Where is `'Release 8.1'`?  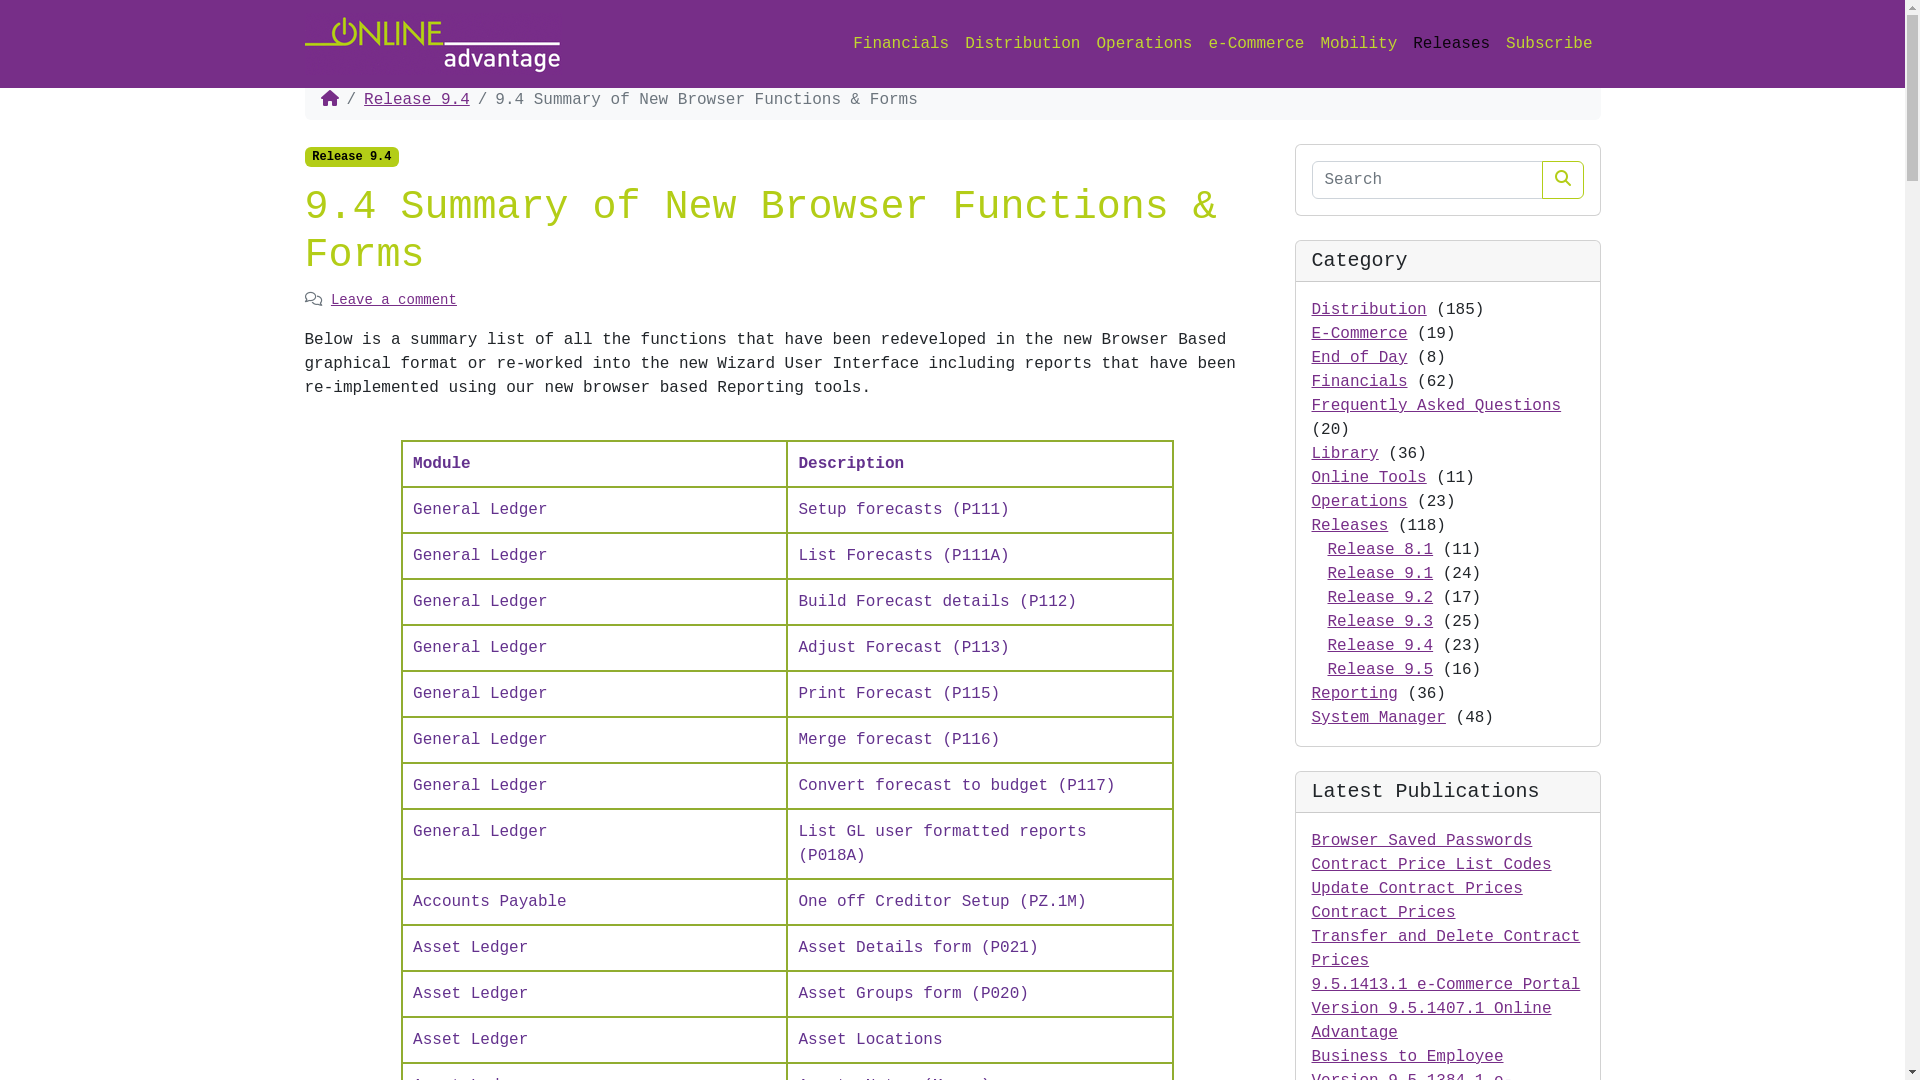 'Release 8.1' is located at coordinates (1380, 550).